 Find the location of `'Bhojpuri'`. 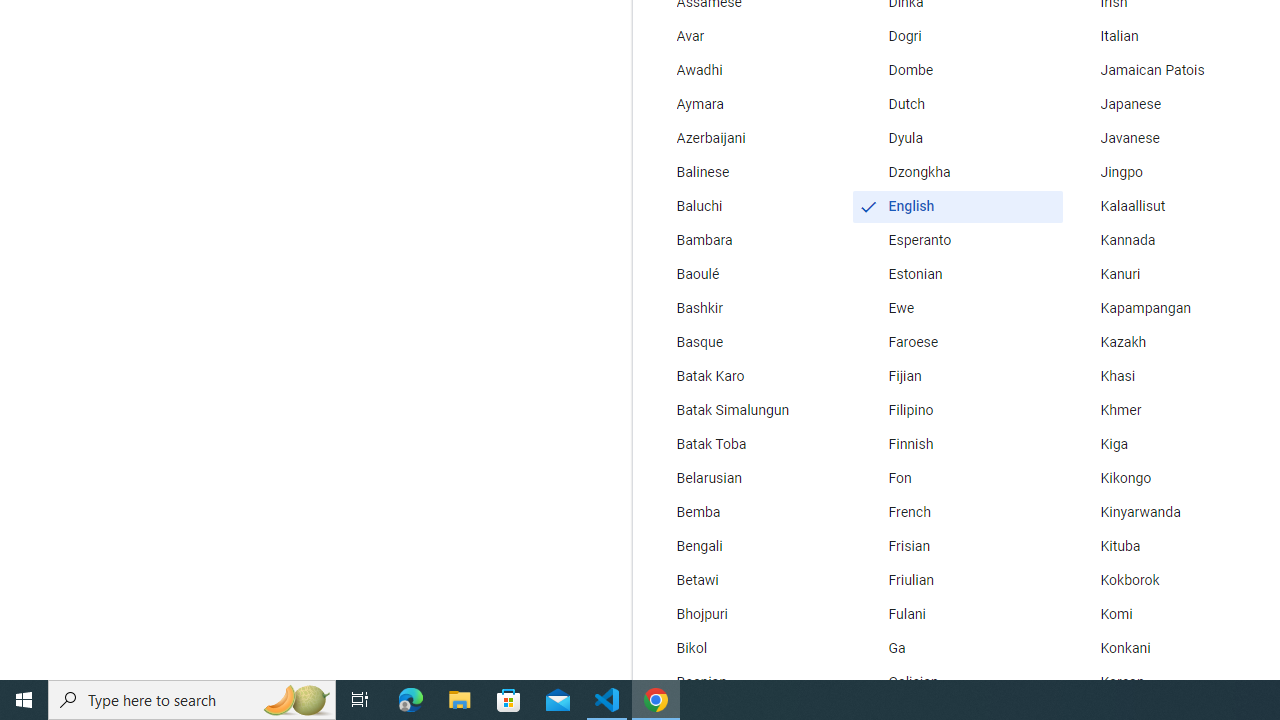

'Bhojpuri' is located at coordinates (744, 613).